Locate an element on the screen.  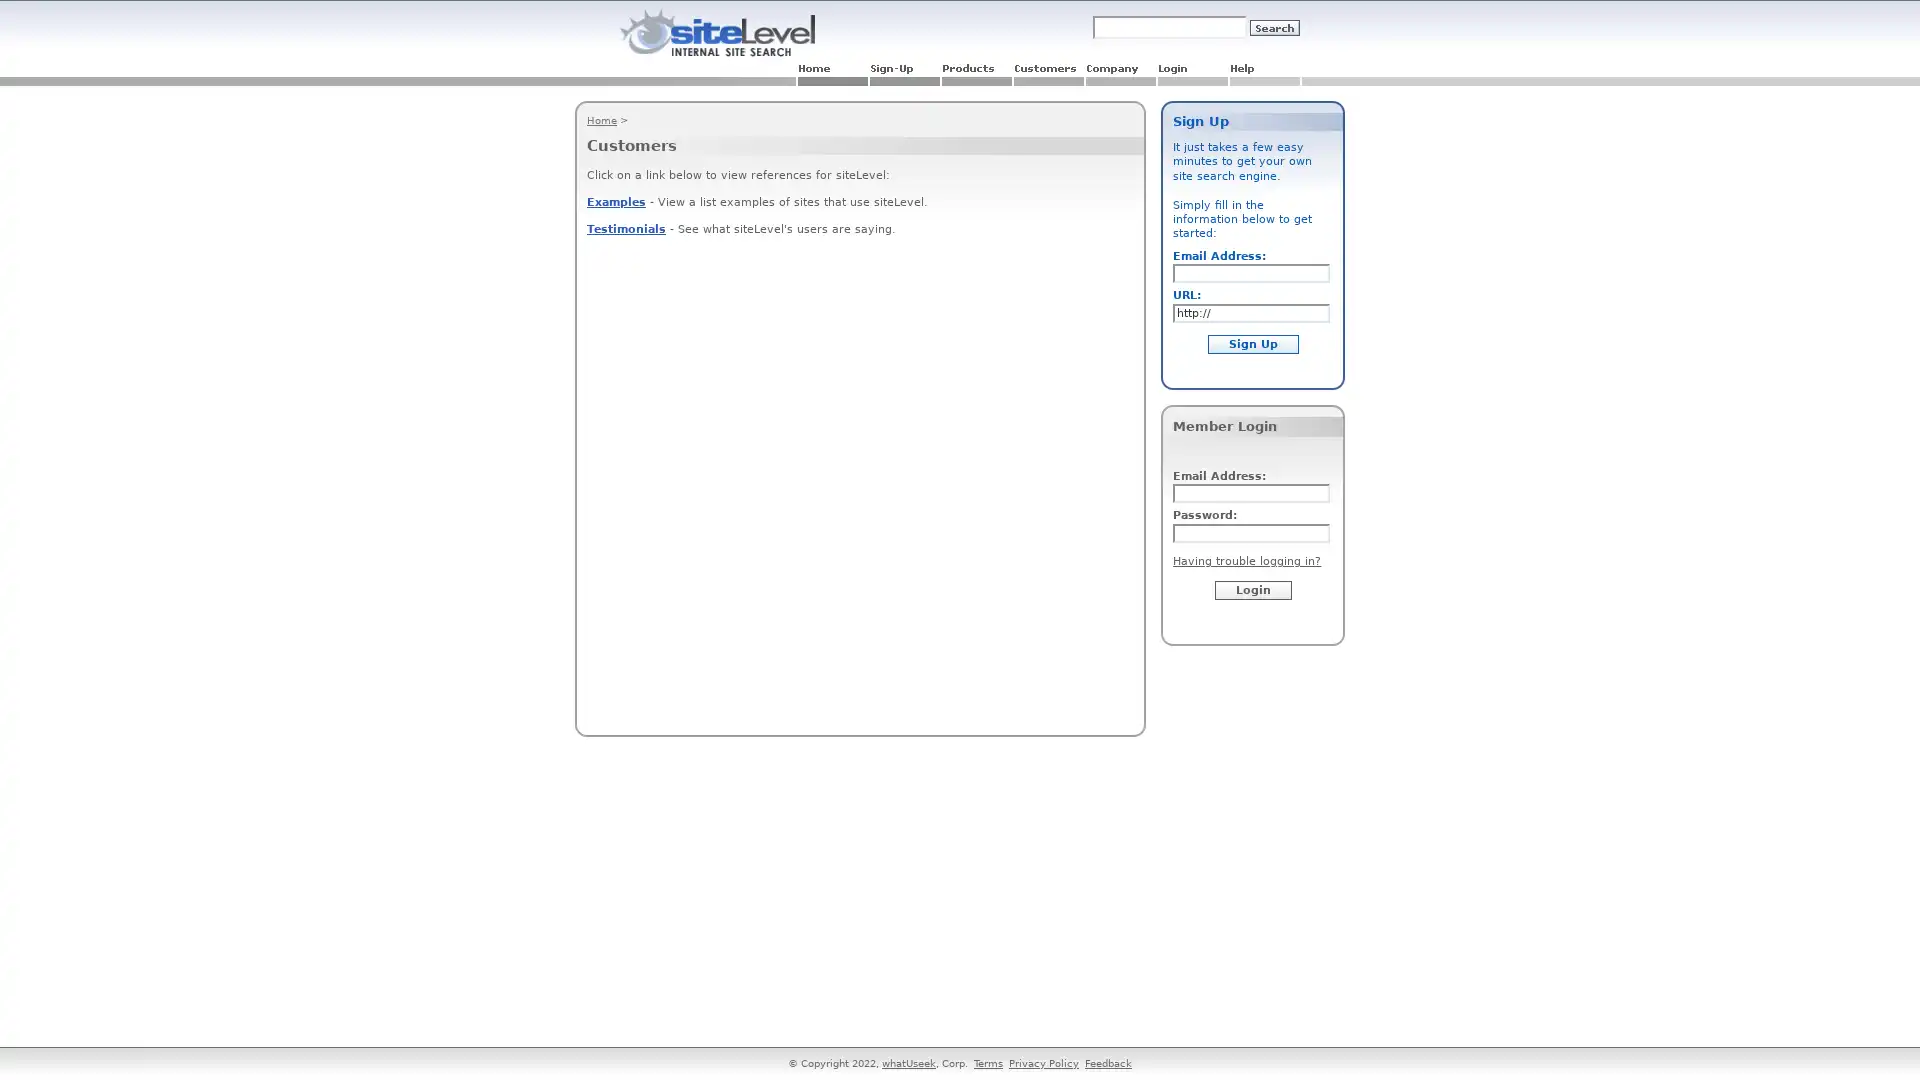
Submit is located at coordinates (1274, 27).